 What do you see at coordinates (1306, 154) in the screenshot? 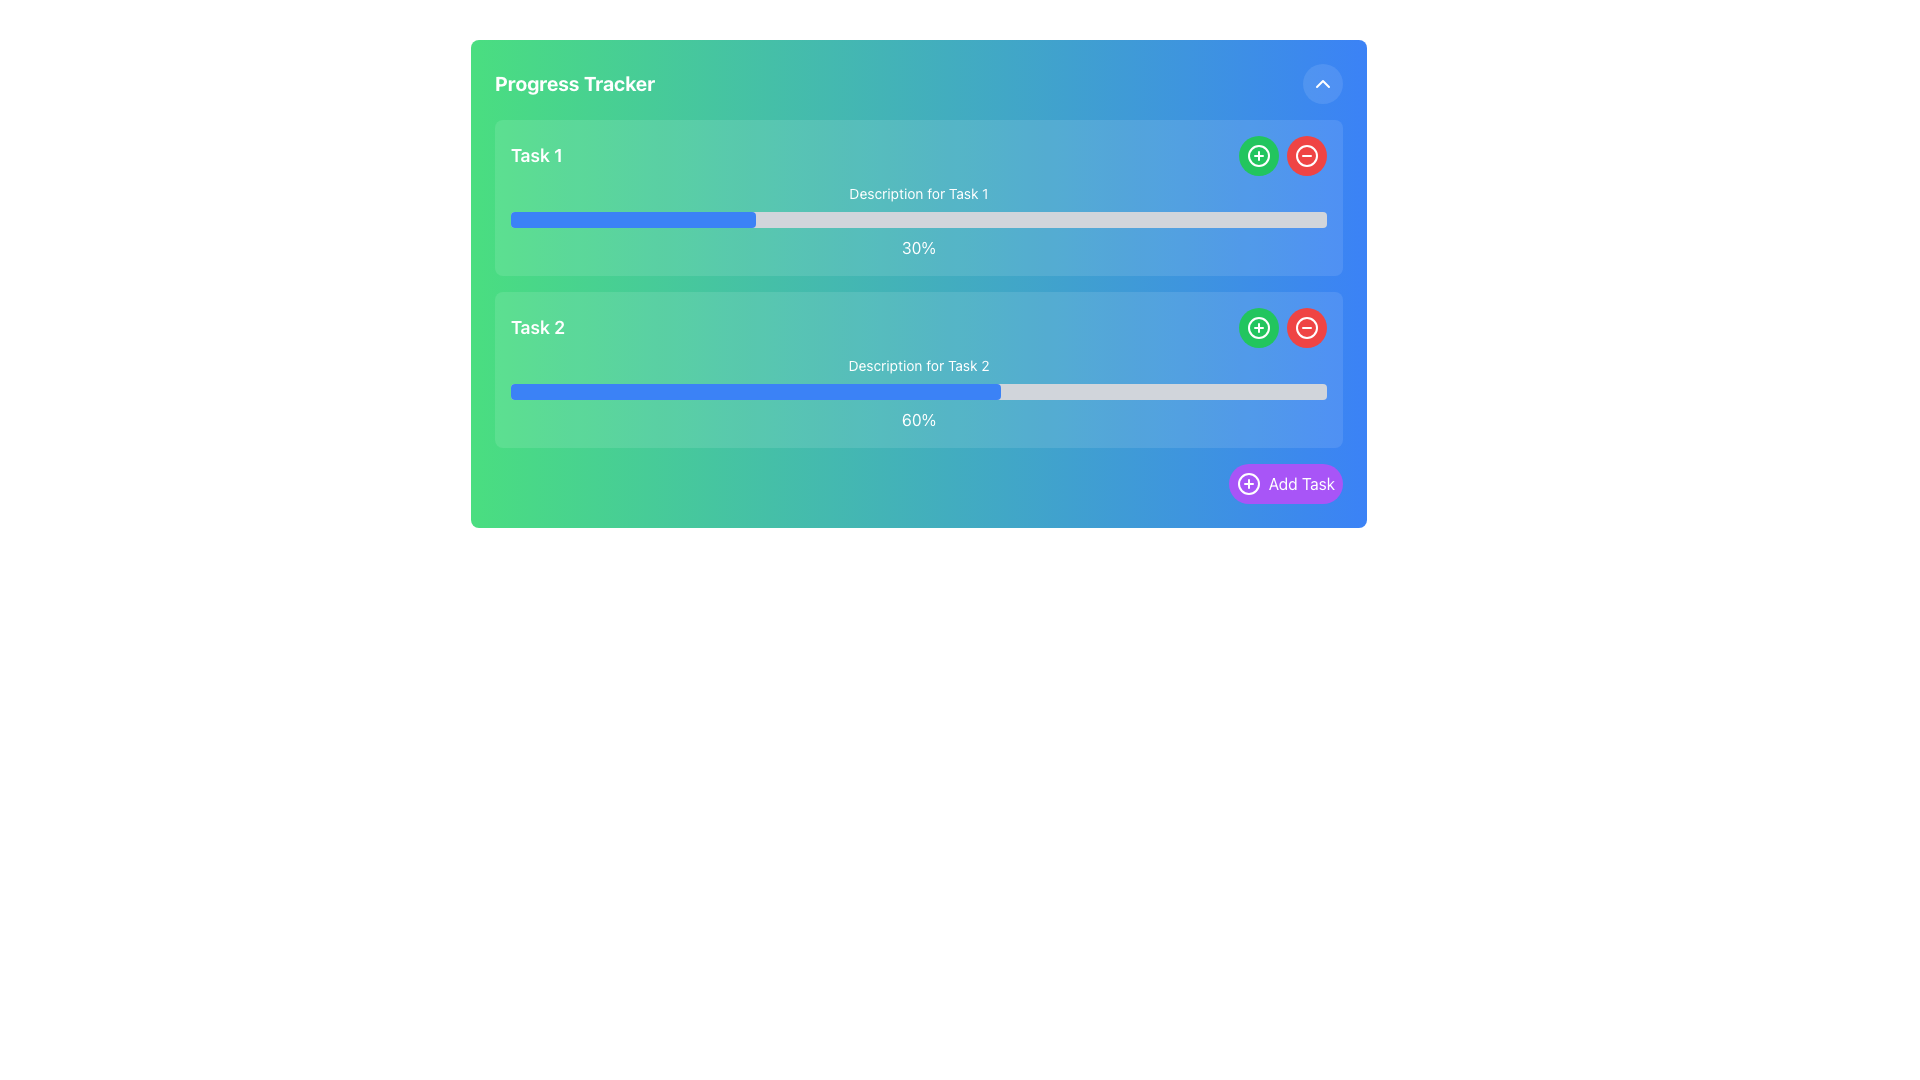
I see `the rounded red button with a minus icon located in the top task row` at bounding box center [1306, 154].